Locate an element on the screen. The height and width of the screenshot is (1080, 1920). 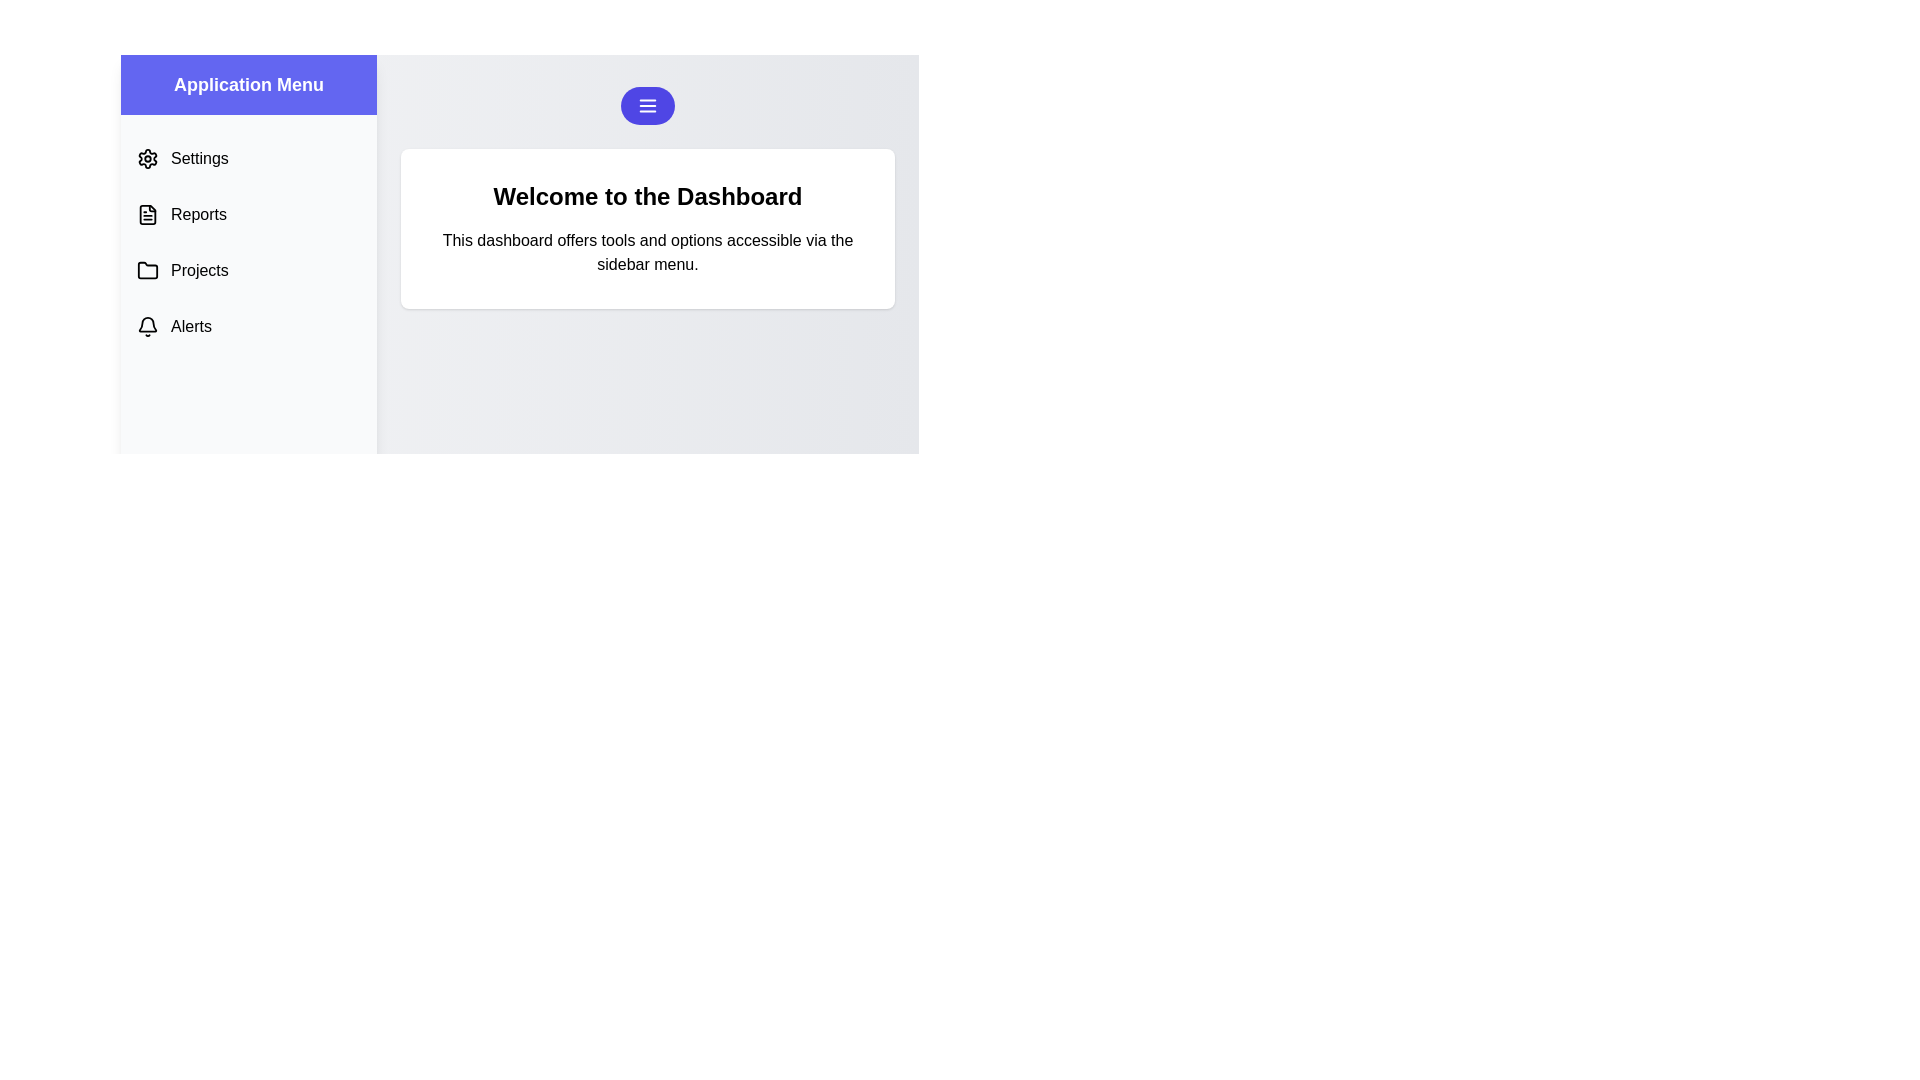
the menu option Reports is located at coordinates (248, 215).